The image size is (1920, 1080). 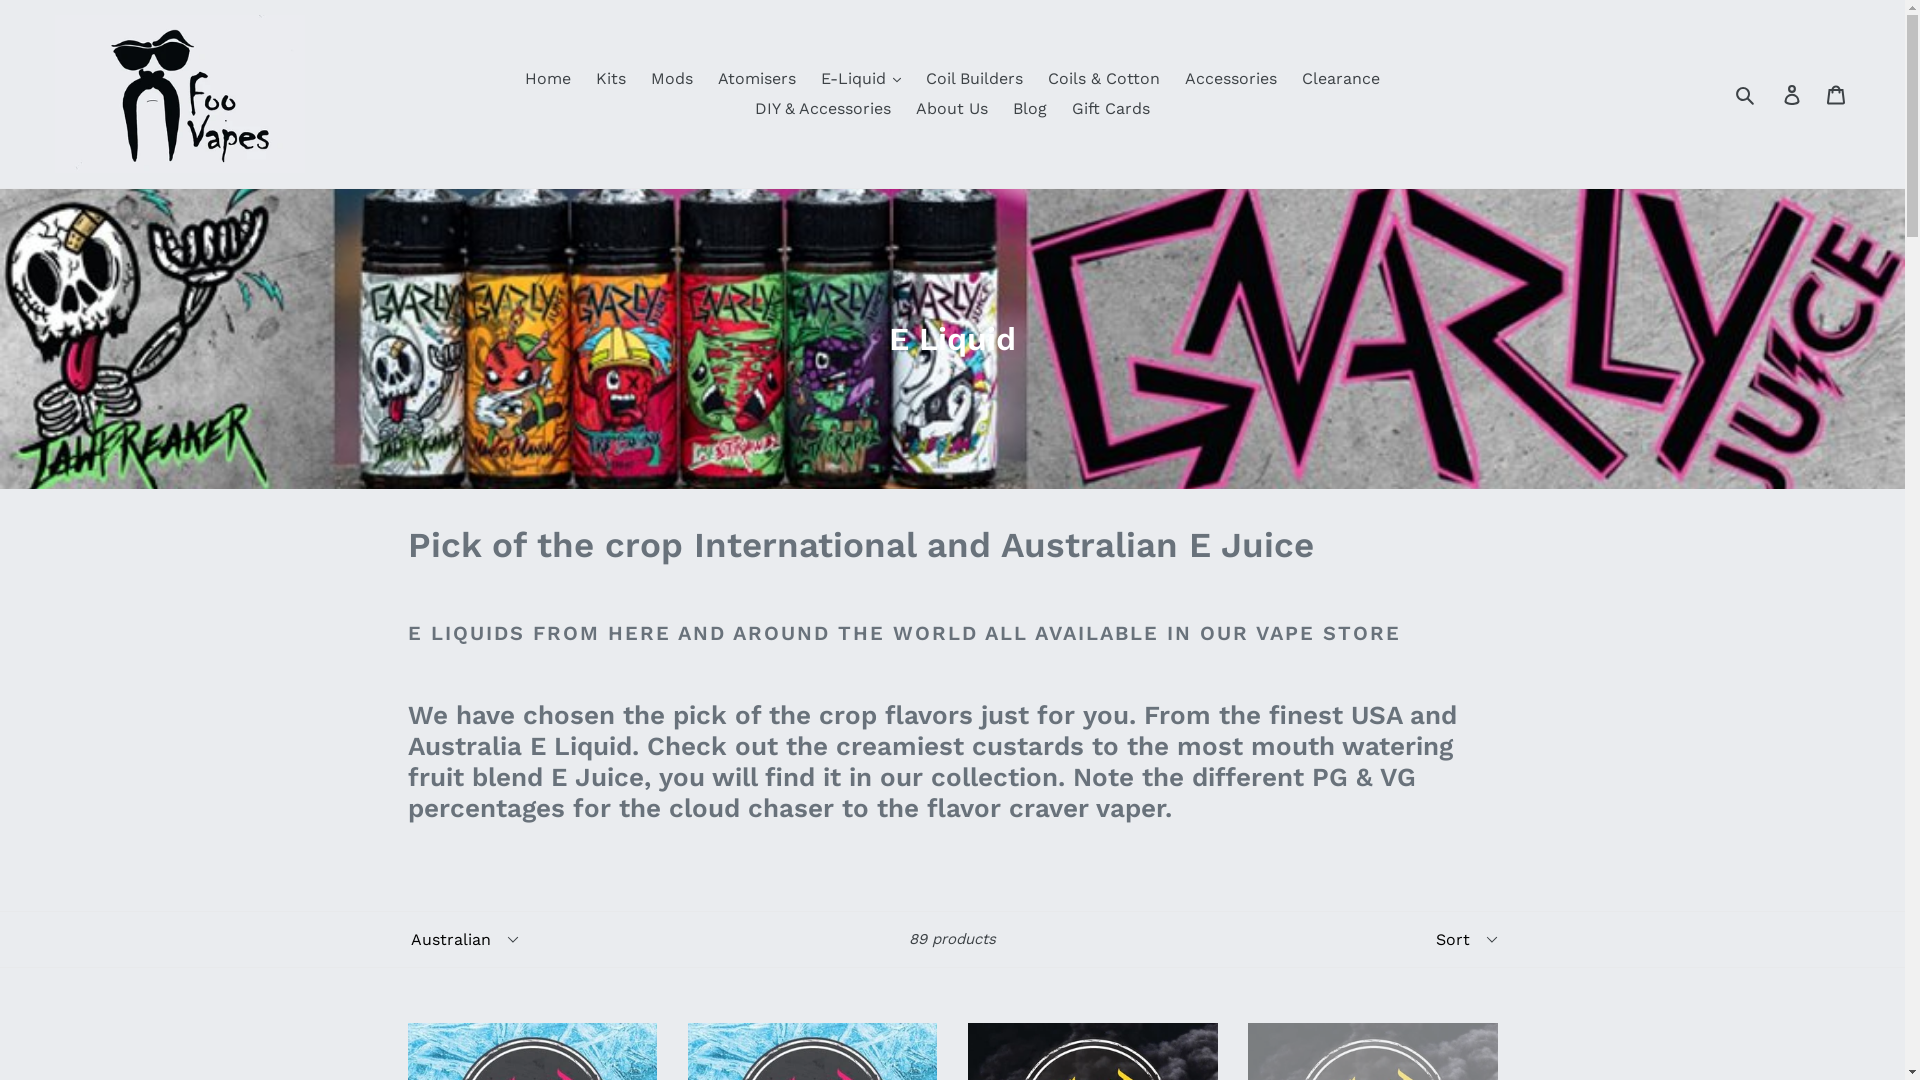 I want to click on 'Blog', so click(x=1030, y=108).